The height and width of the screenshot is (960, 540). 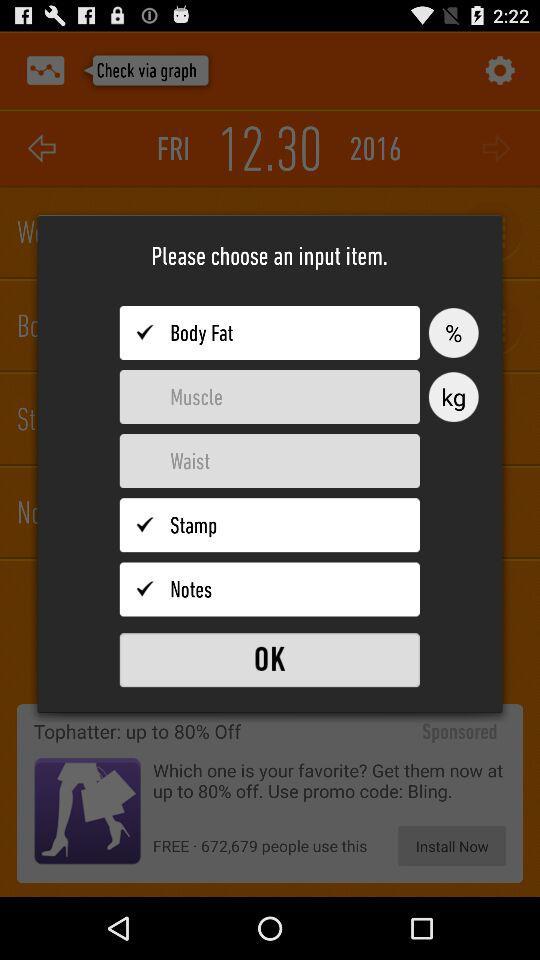 I want to click on waist, so click(x=269, y=461).